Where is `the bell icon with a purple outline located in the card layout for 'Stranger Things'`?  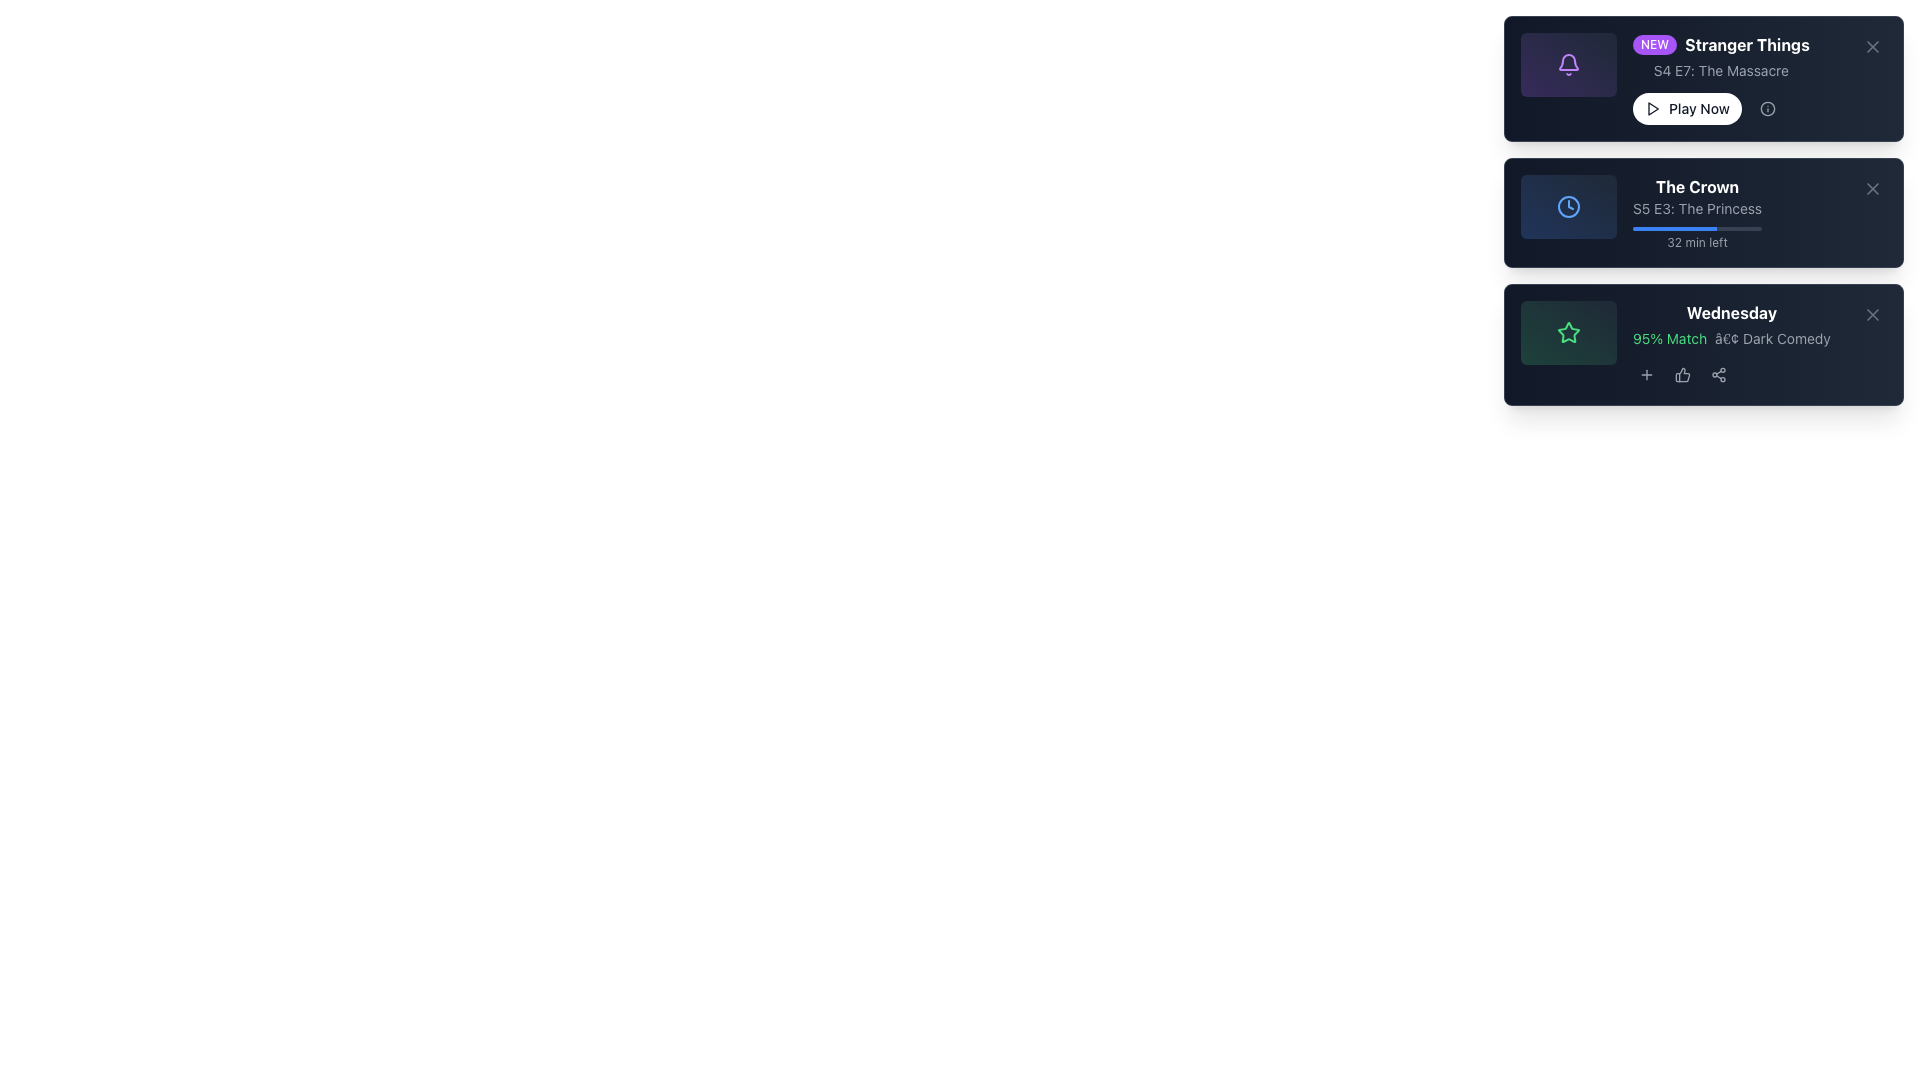
the bell icon with a purple outline located in the card layout for 'Stranger Things' is located at coordinates (1568, 64).